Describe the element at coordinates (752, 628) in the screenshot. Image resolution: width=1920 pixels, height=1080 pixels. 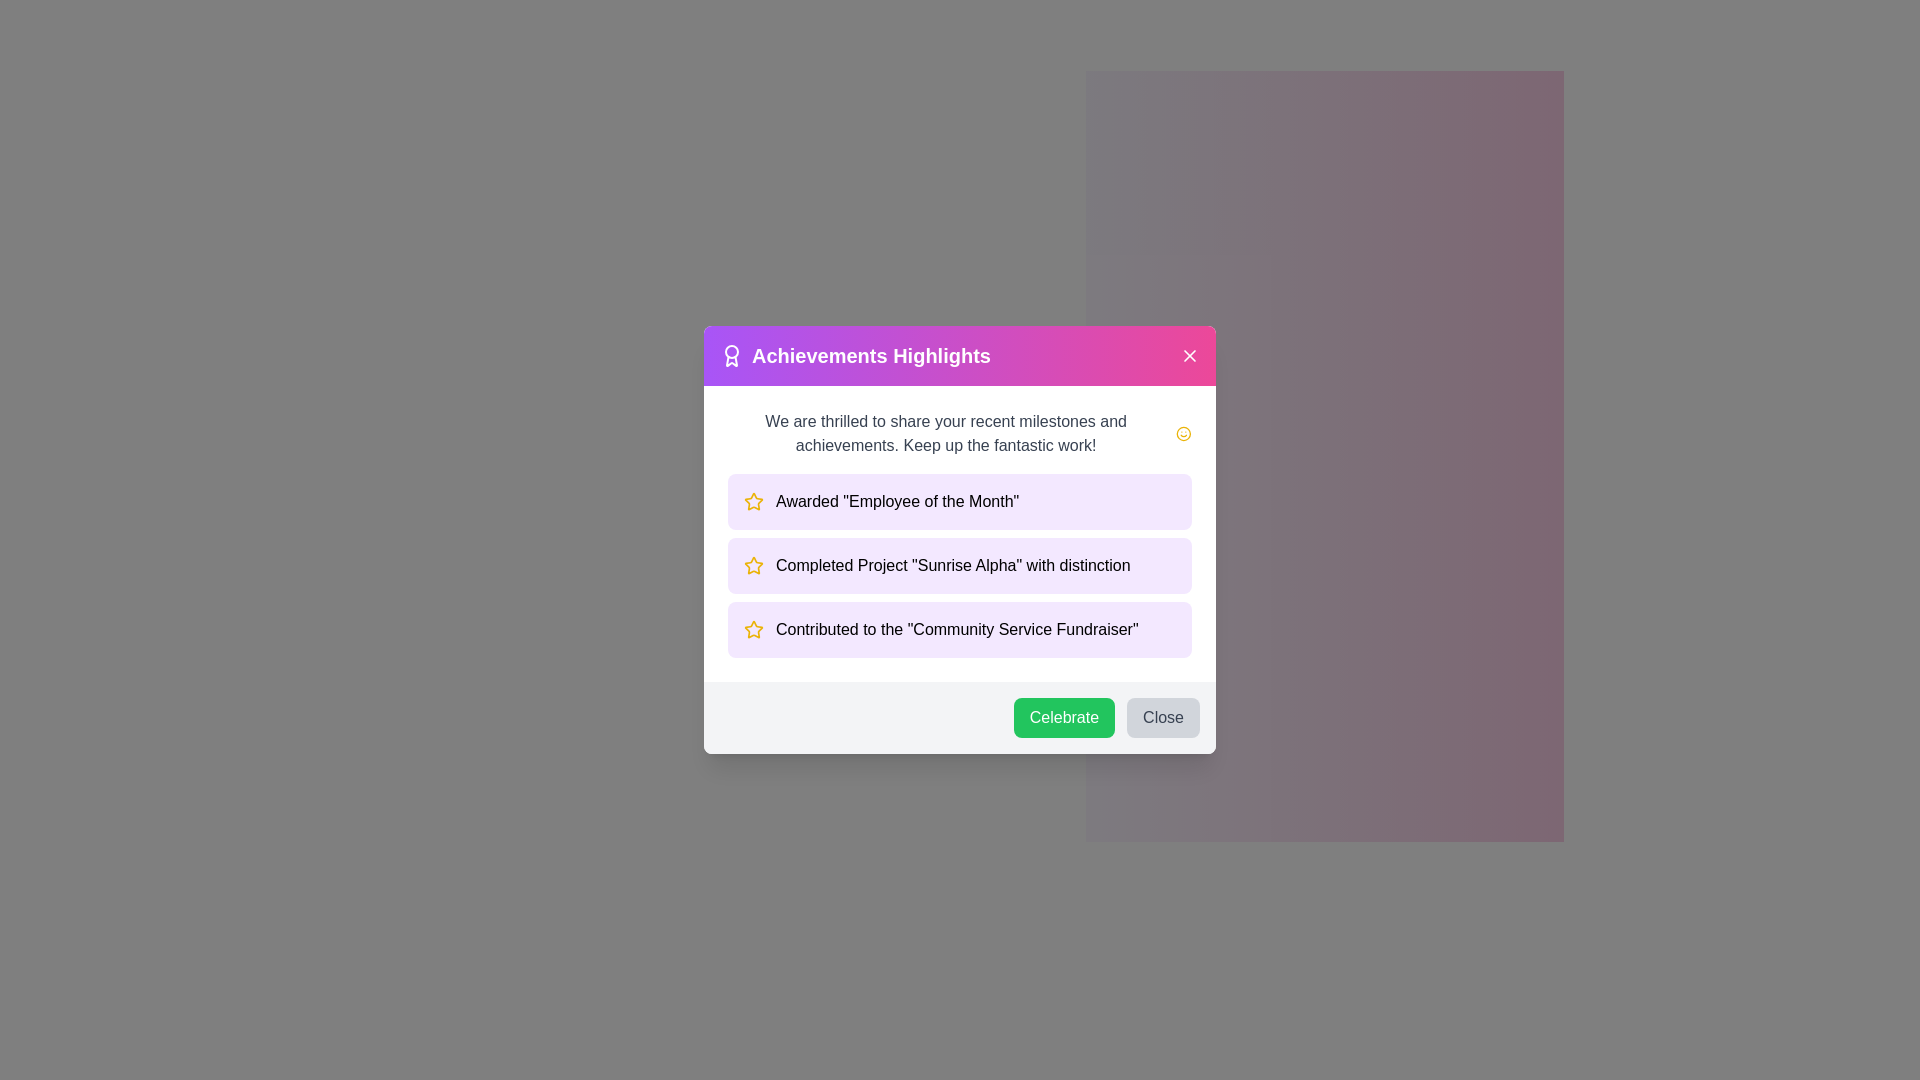
I see `the star icon that denotes achievement in the contribution record for 'Community Service Fundraiser'` at that location.